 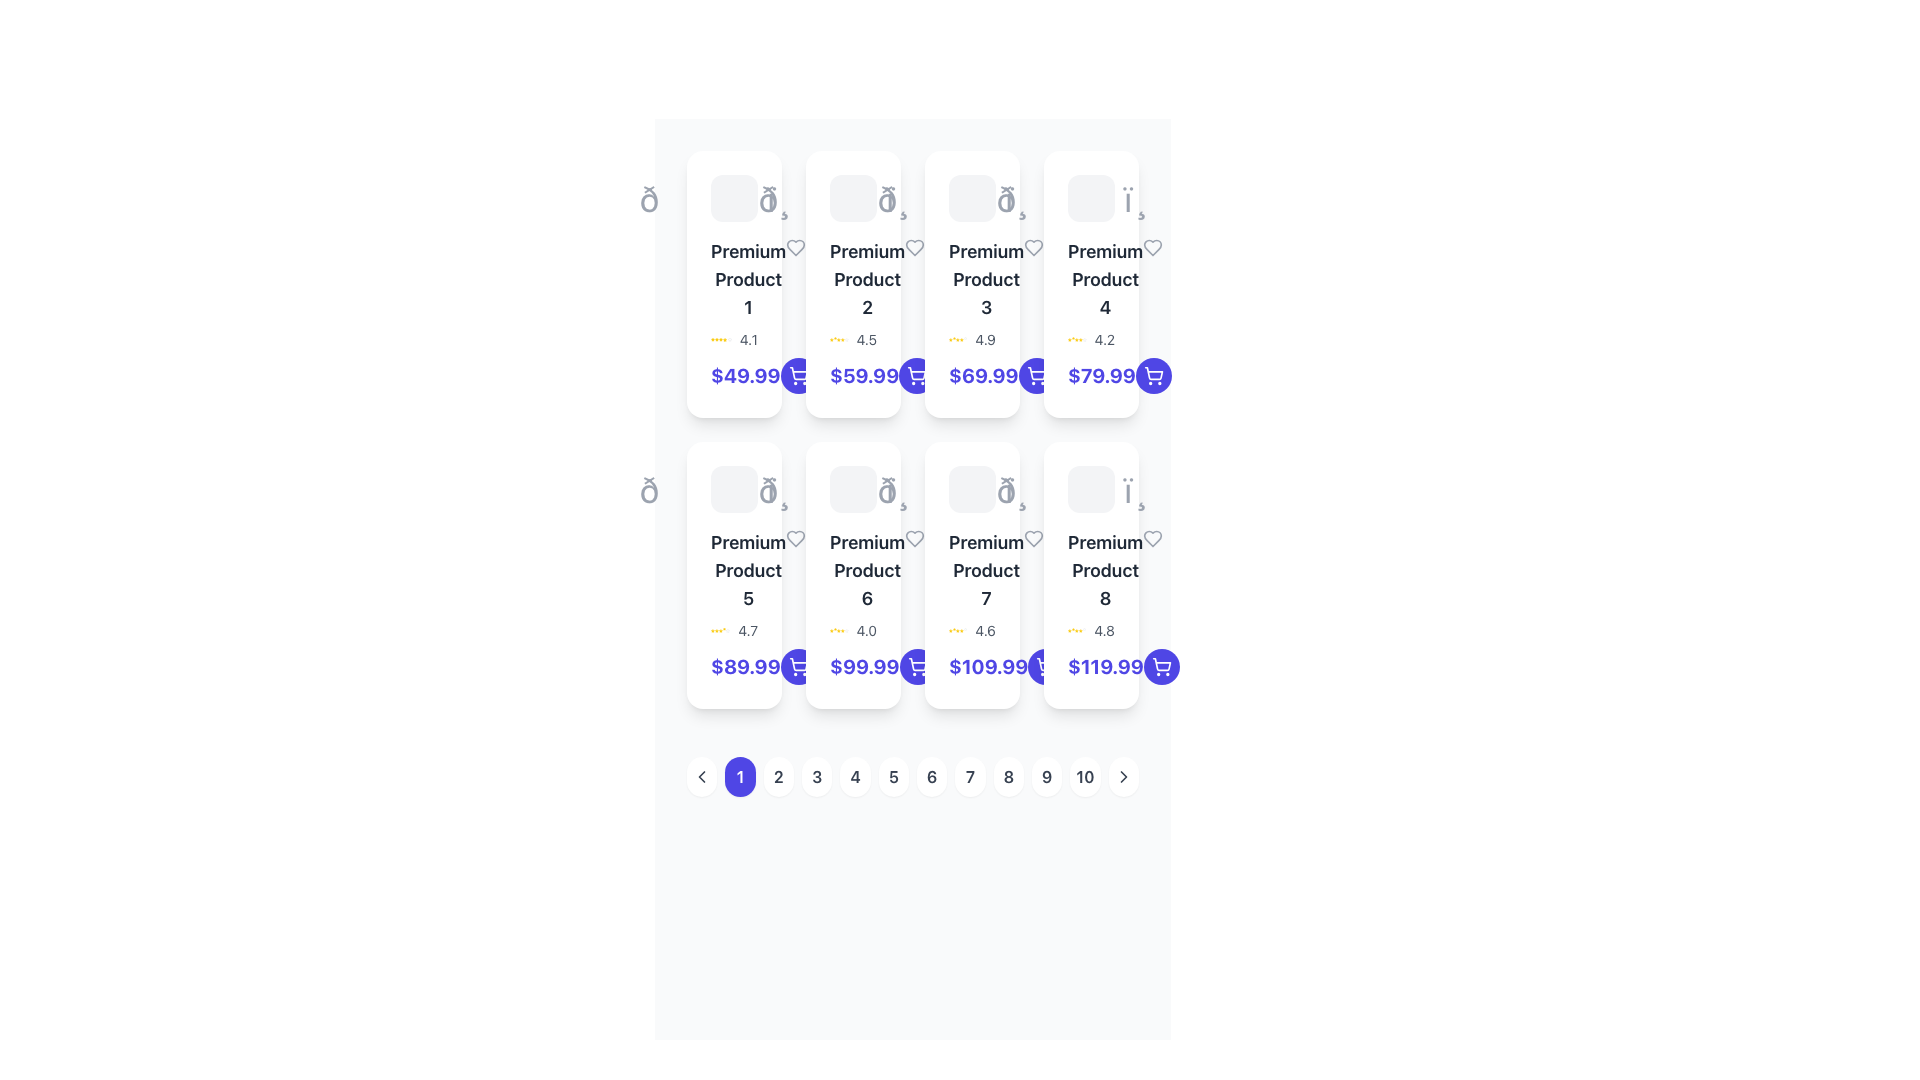 What do you see at coordinates (1036, 375) in the screenshot?
I see `the shopping cart icon button located at the bottom-right corner of the 'Premium Product 3' card, which is colored blue and outlined in white` at bounding box center [1036, 375].